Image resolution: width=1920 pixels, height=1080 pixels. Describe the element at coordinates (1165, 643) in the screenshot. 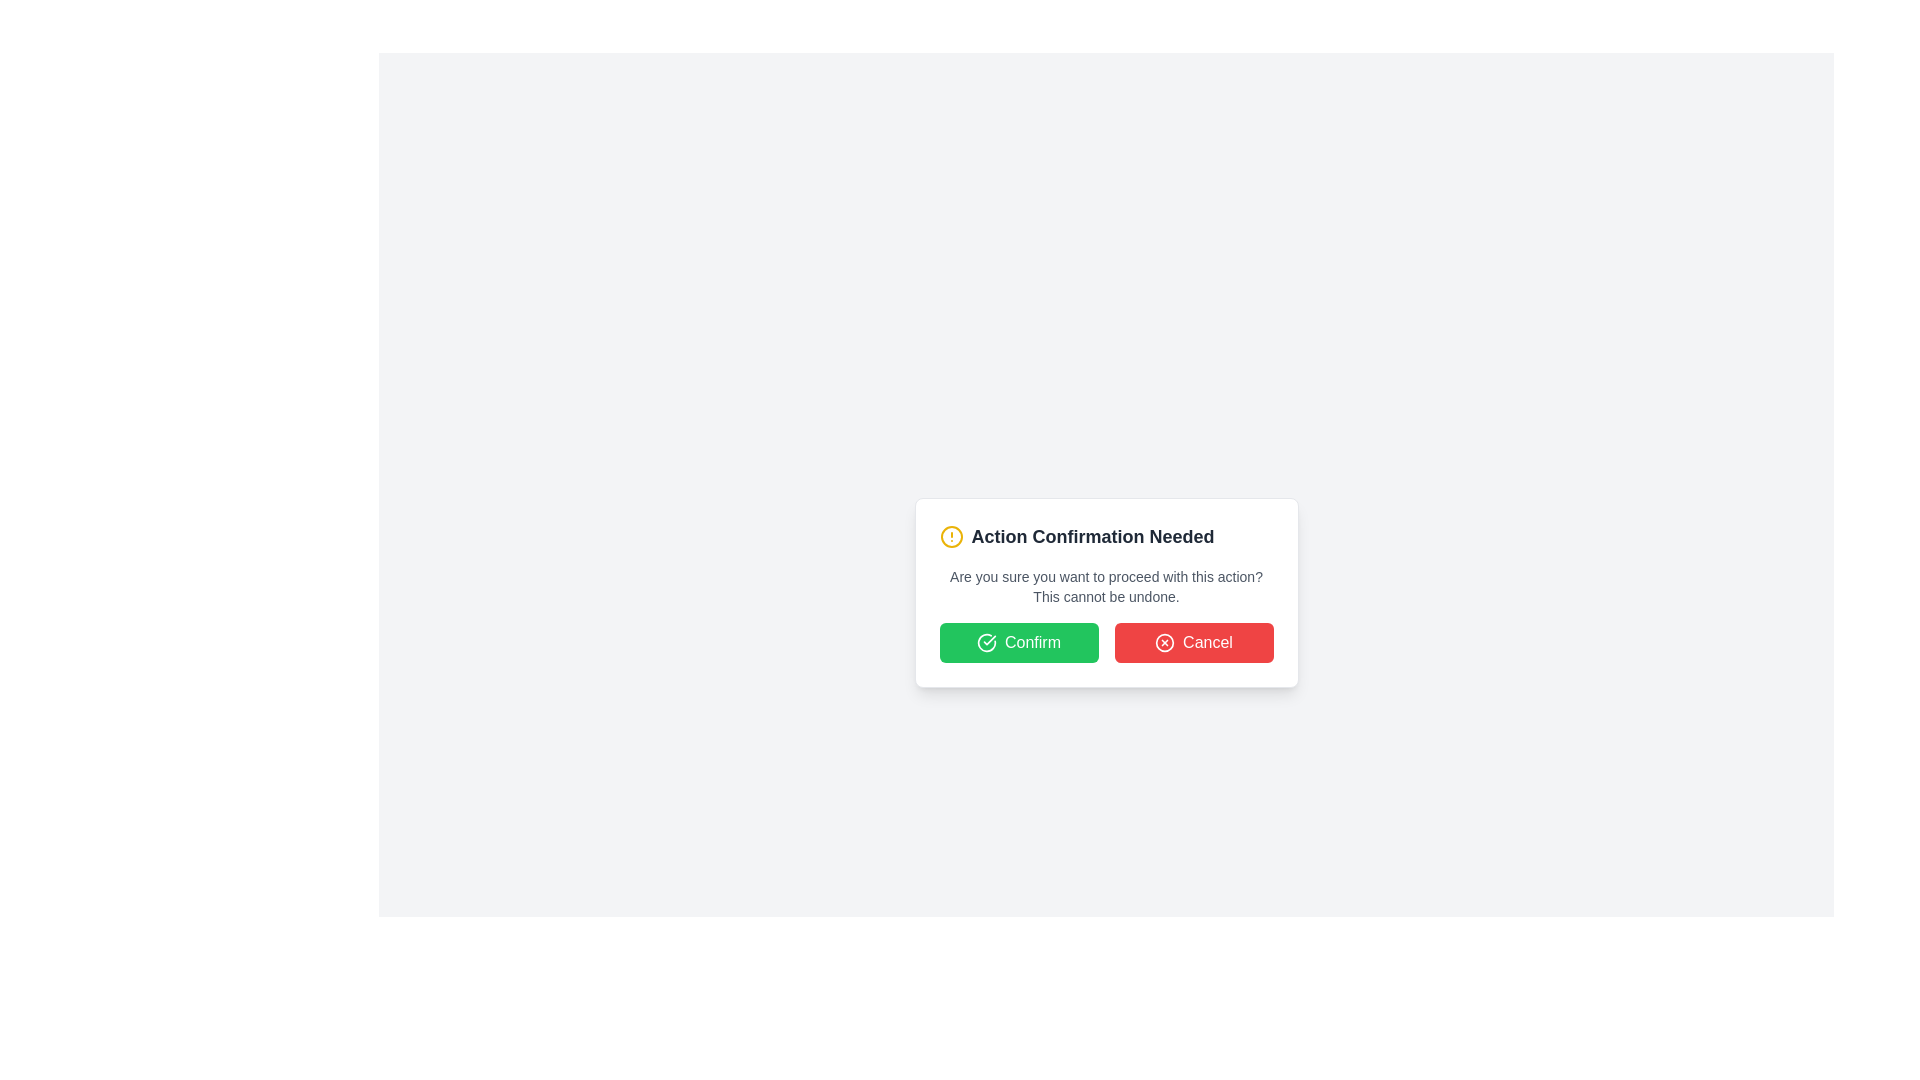

I see `the 'Cancel' icon located to the left of the 'Cancel' button within the red button component at the bottom right of the modal dialog` at that location.